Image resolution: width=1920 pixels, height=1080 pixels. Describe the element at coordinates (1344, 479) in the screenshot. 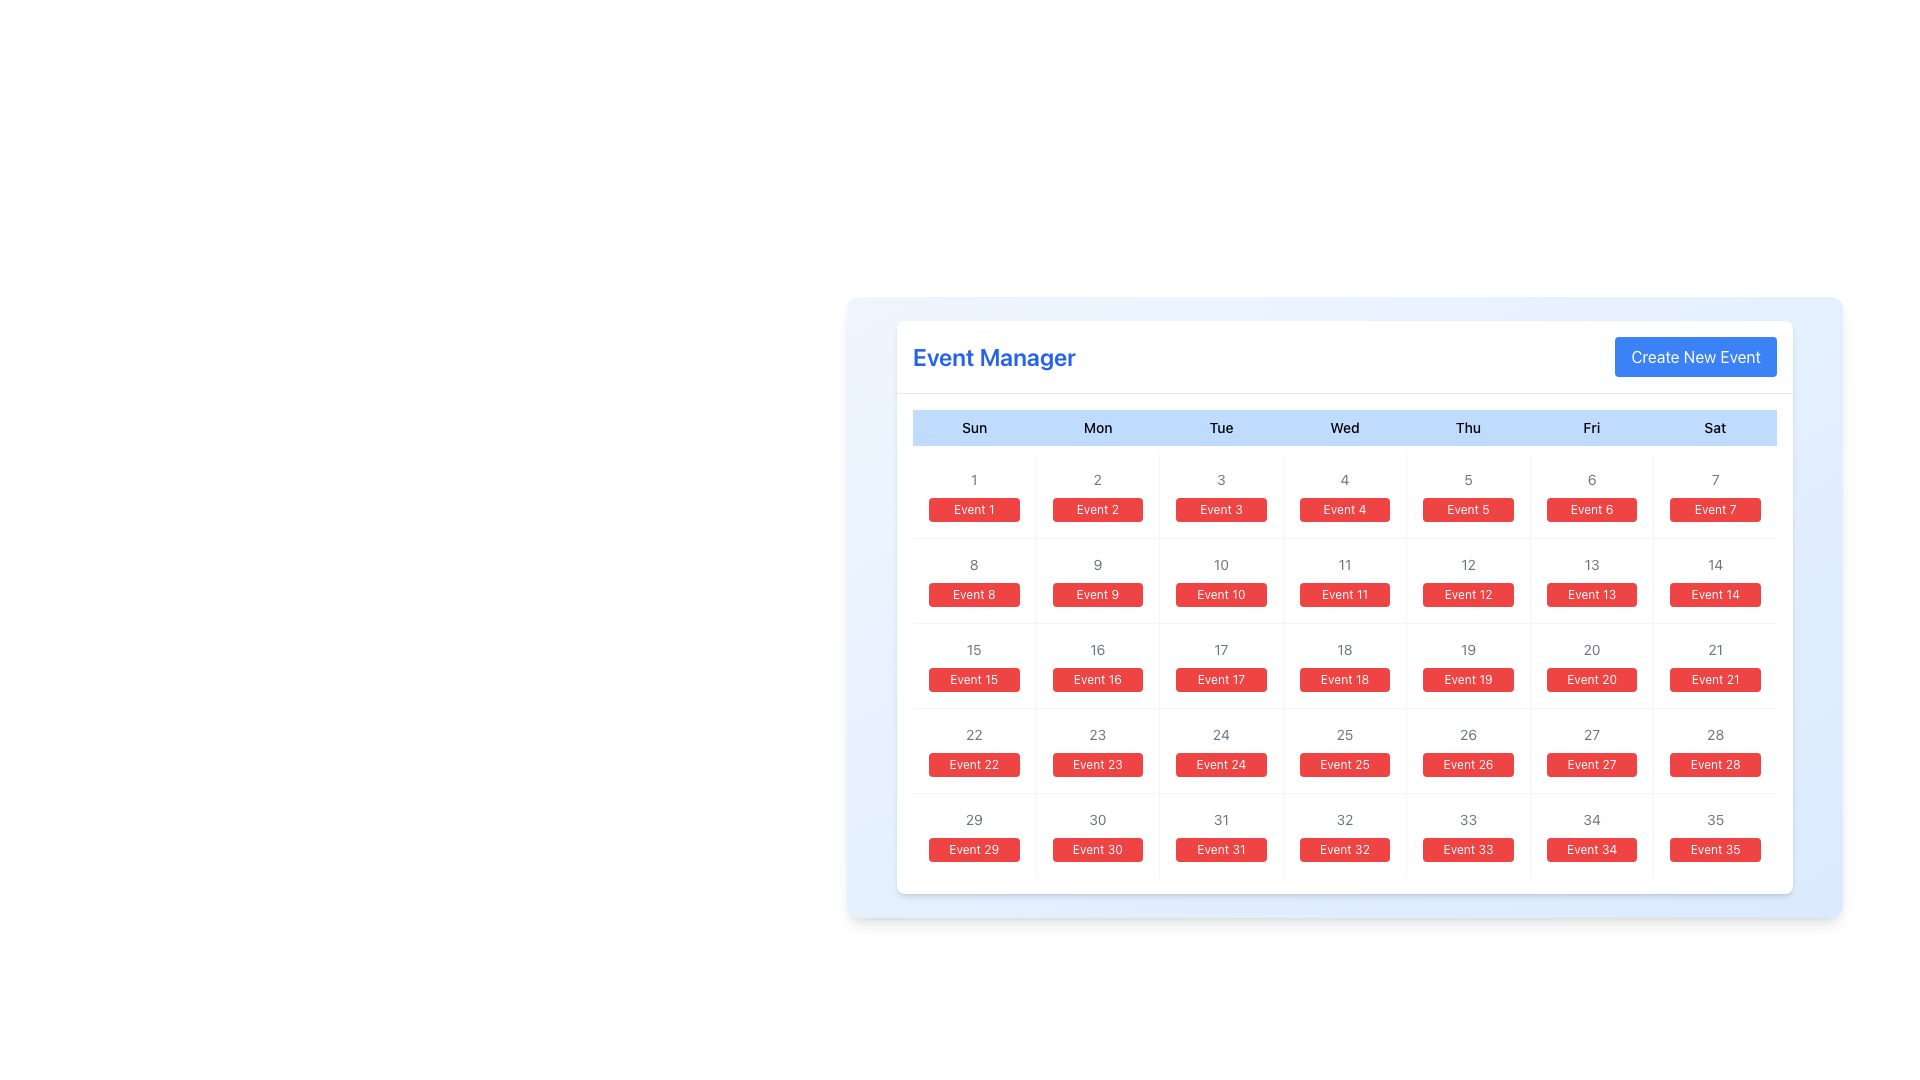

I see `numeral displayed in the Text display element that indicates the day number for 'Wednesday' in the calendar interface, located above the red button labeled 'Event 4'` at that location.